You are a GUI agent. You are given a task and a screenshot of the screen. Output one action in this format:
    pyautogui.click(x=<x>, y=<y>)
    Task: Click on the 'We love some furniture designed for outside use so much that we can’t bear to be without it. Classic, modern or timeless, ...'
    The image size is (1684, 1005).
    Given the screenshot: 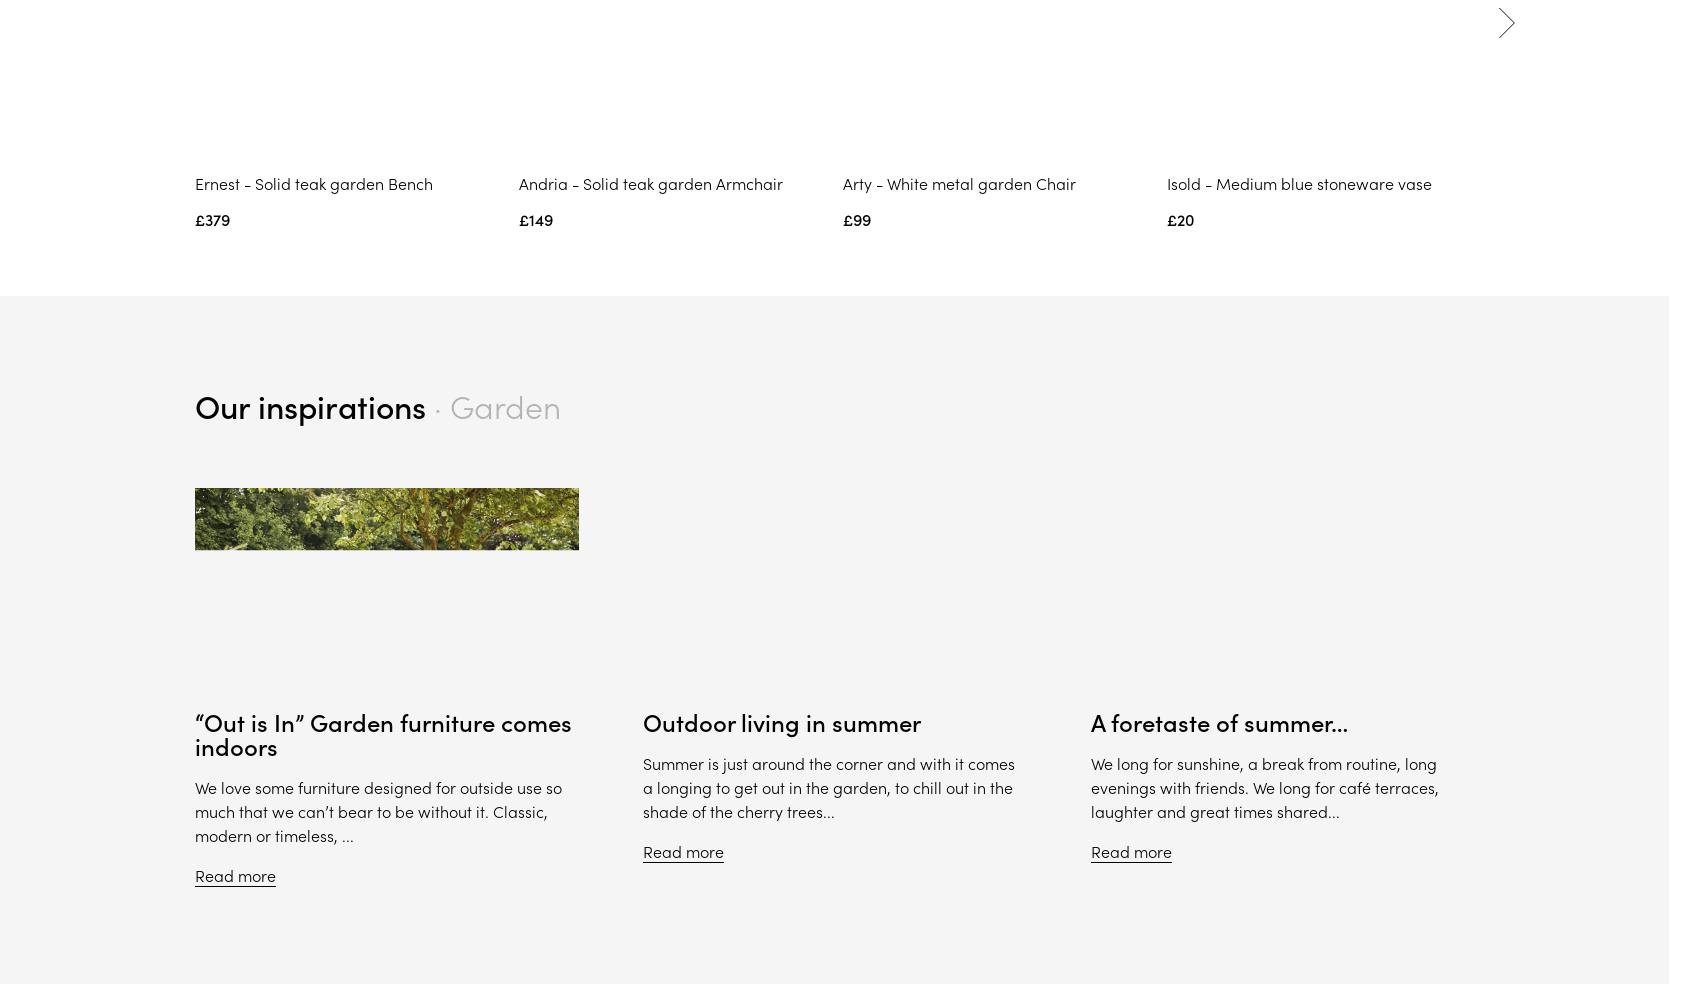 What is the action you would take?
    pyautogui.click(x=377, y=812)
    